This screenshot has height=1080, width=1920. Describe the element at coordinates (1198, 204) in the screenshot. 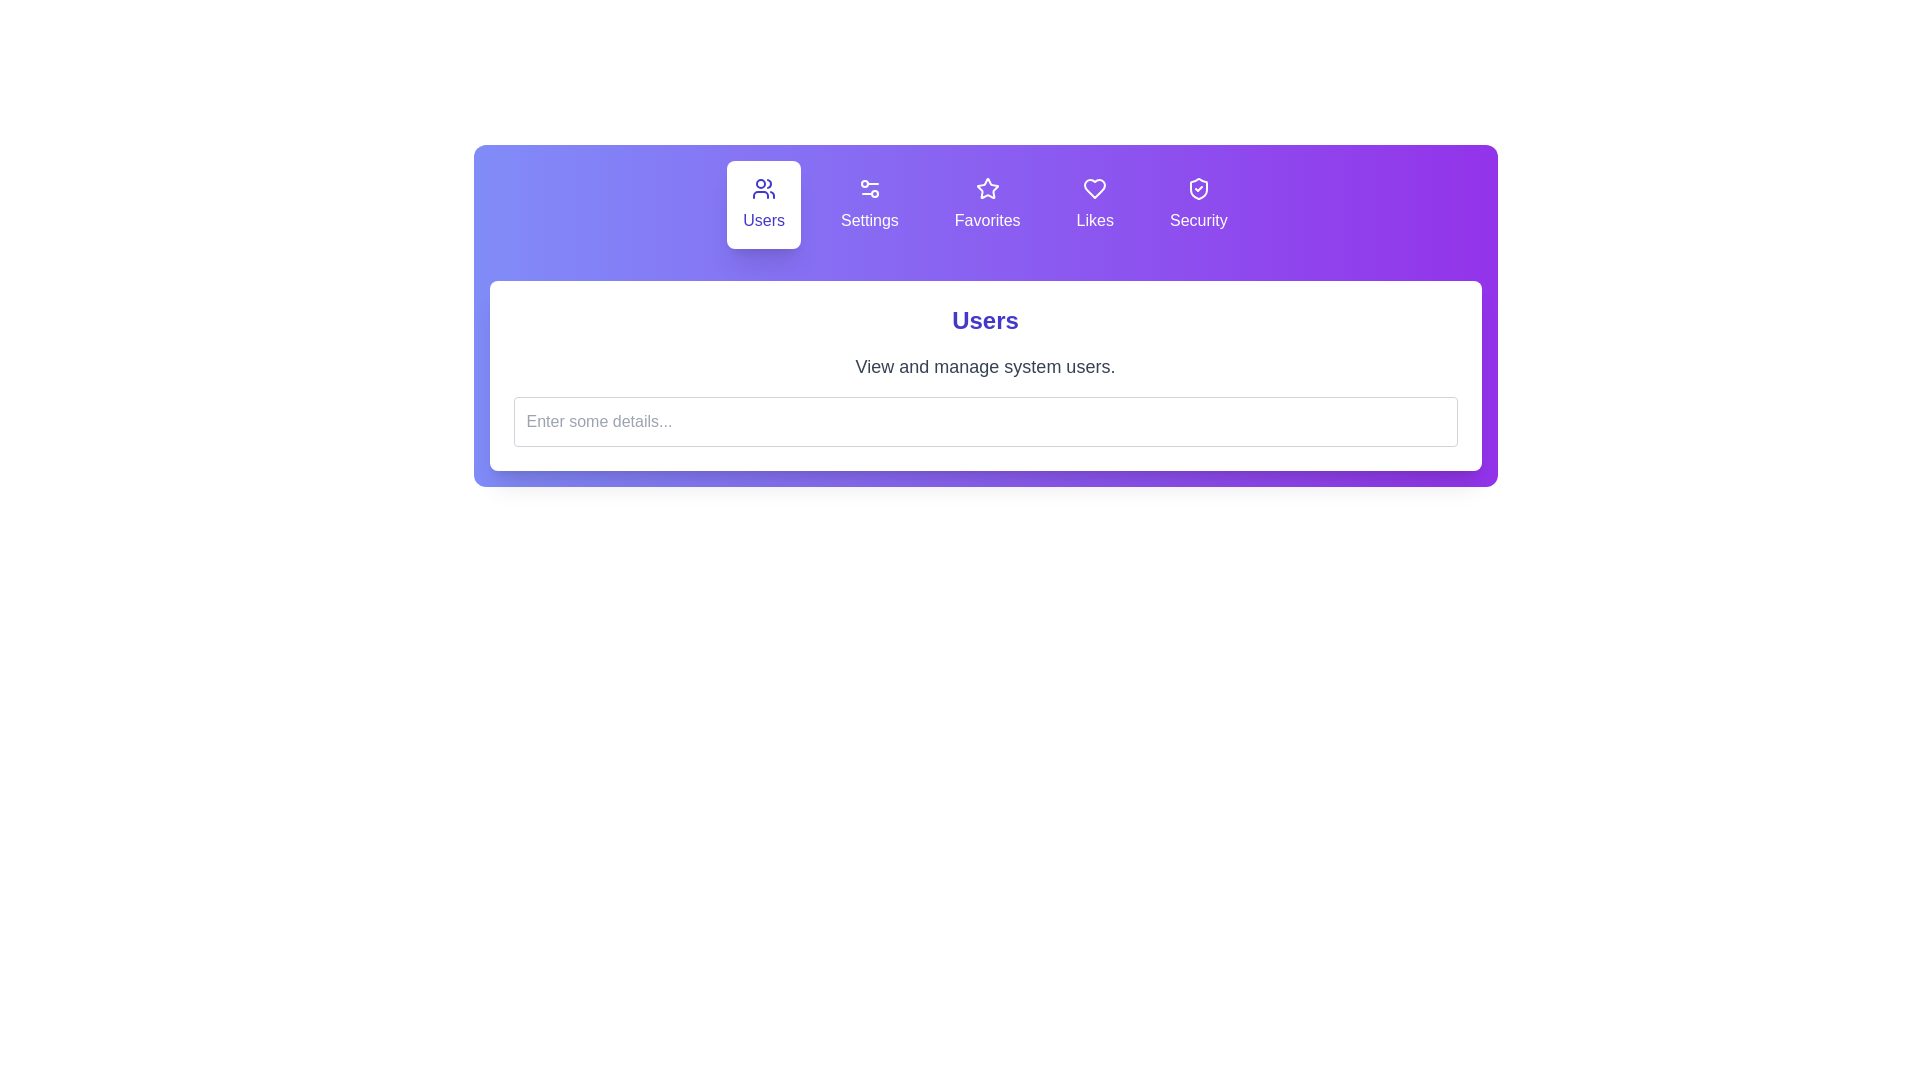

I see `the tab labeled Security to read its description` at that location.